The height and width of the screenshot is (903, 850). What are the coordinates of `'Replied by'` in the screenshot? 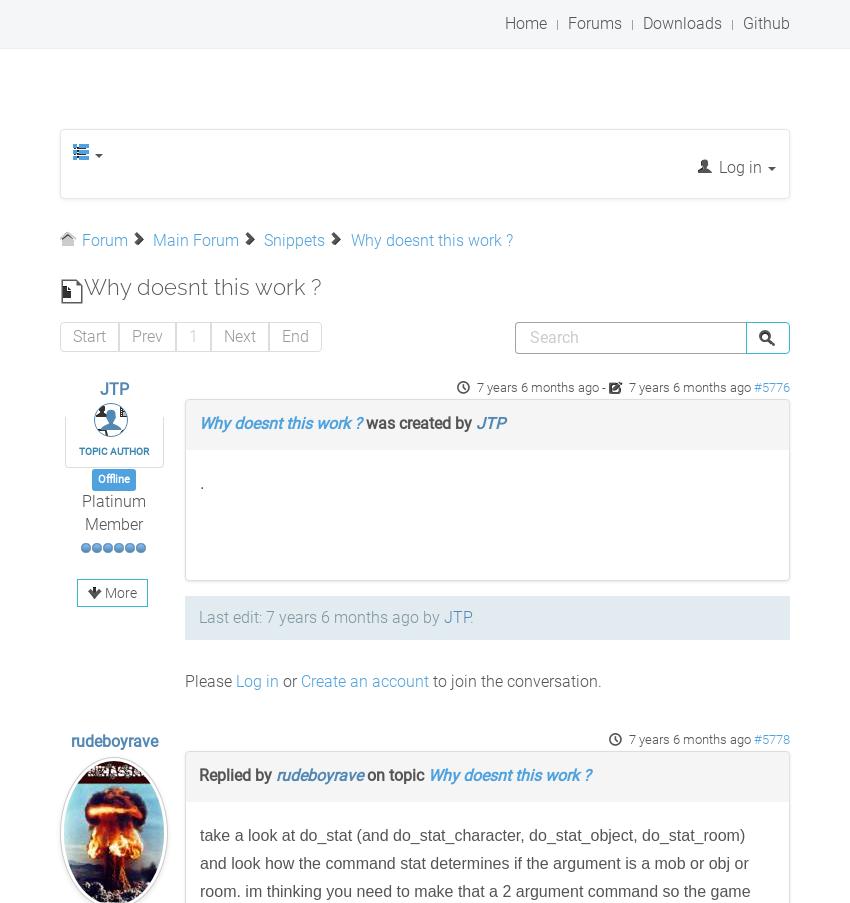 It's located at (237, 774).